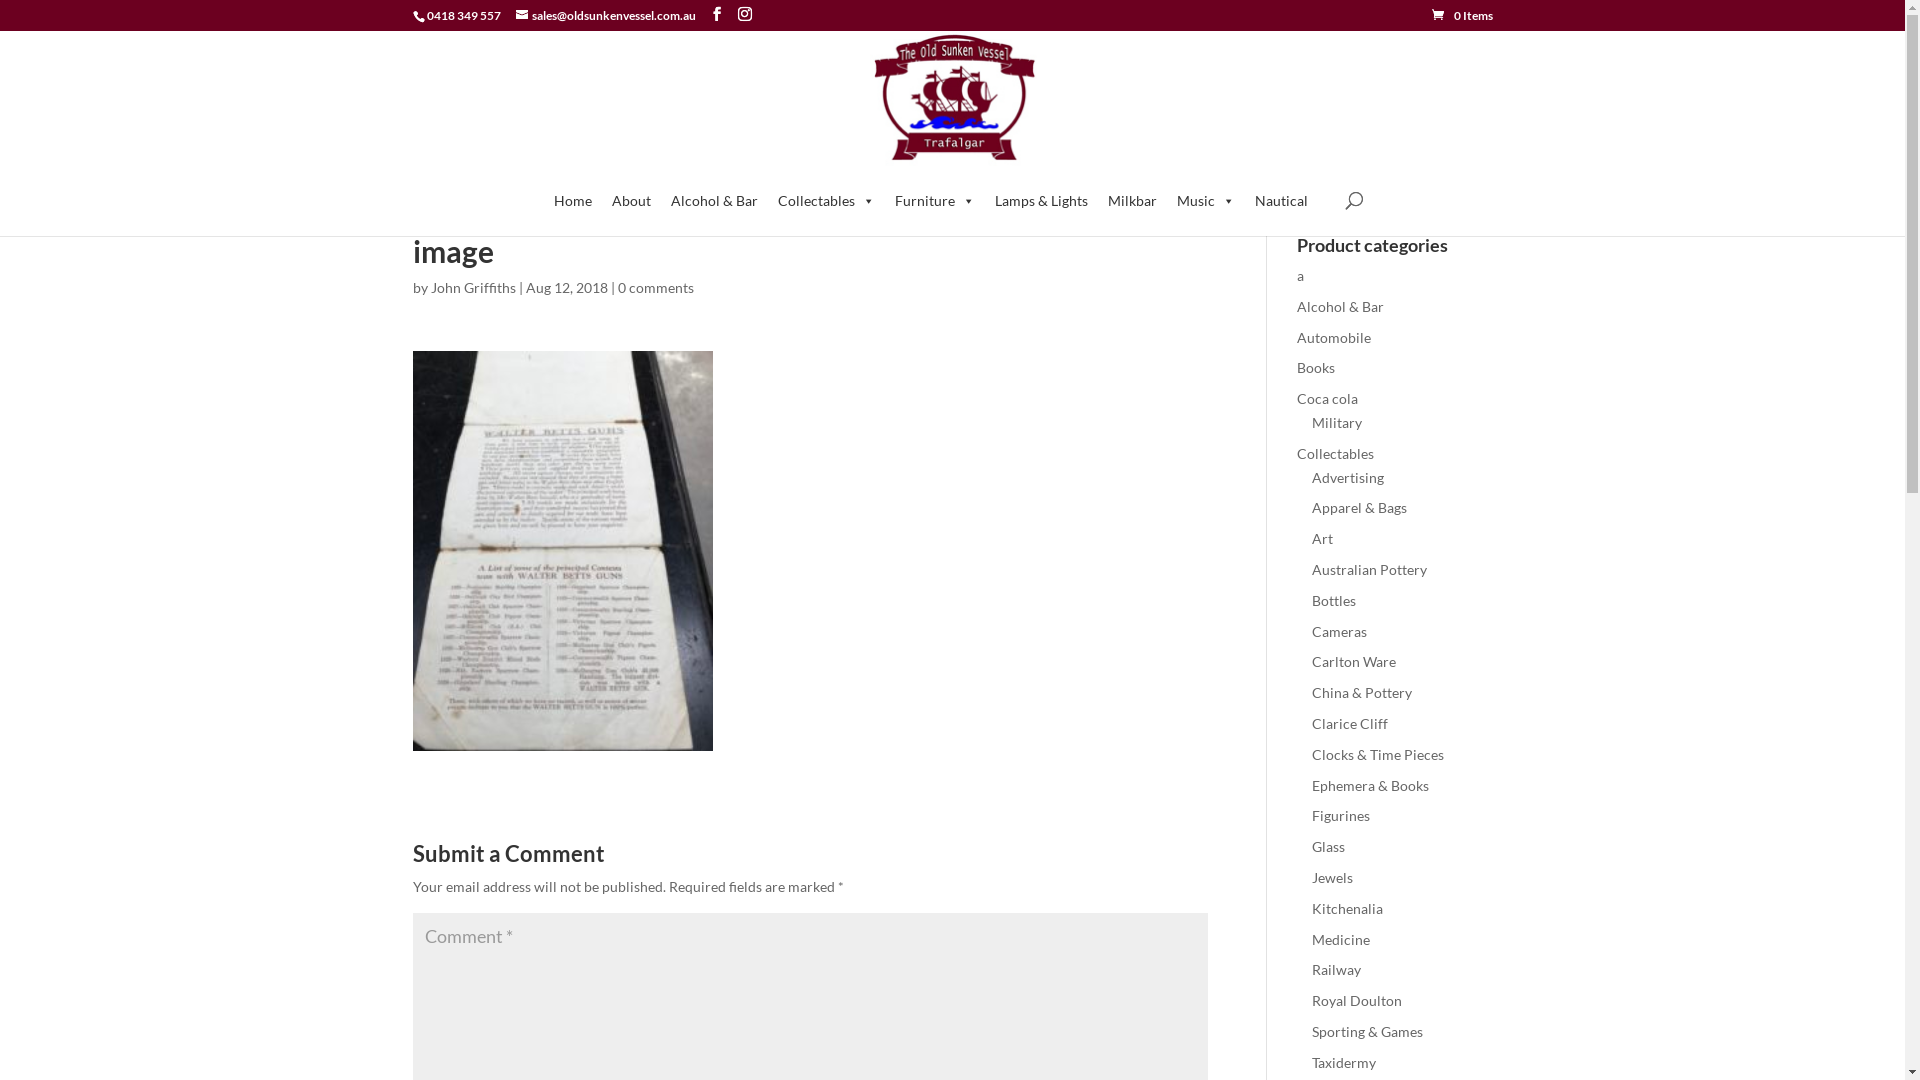 The height and width of the screenshot is (1080, 1920). Describe the element at coordinates (1311, 599) in the screenshot. I see `'Bottles'` at that location.